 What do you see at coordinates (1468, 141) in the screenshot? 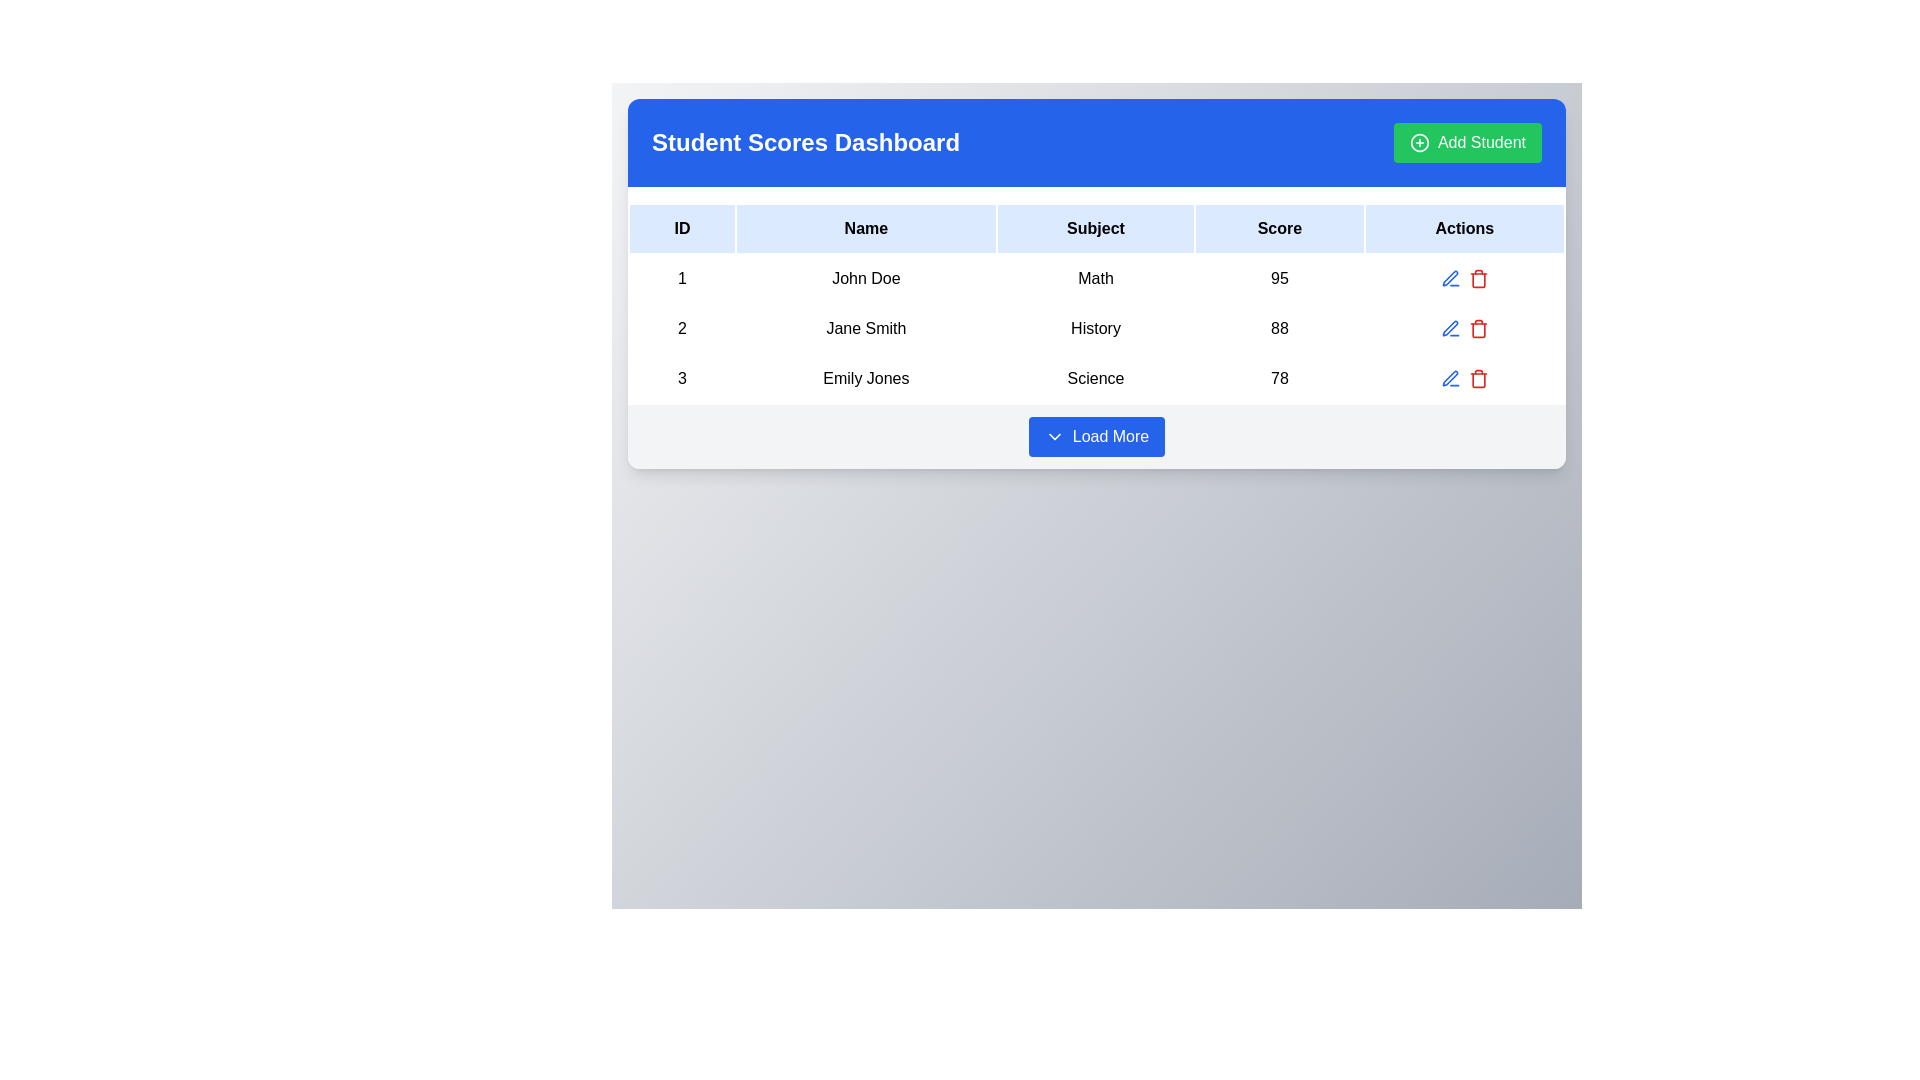
I see `the button for adding a new student record located in the top right corner of the blue header bar labeled 'Student Scores Dashboard'` at bounding box center [1468, 141].